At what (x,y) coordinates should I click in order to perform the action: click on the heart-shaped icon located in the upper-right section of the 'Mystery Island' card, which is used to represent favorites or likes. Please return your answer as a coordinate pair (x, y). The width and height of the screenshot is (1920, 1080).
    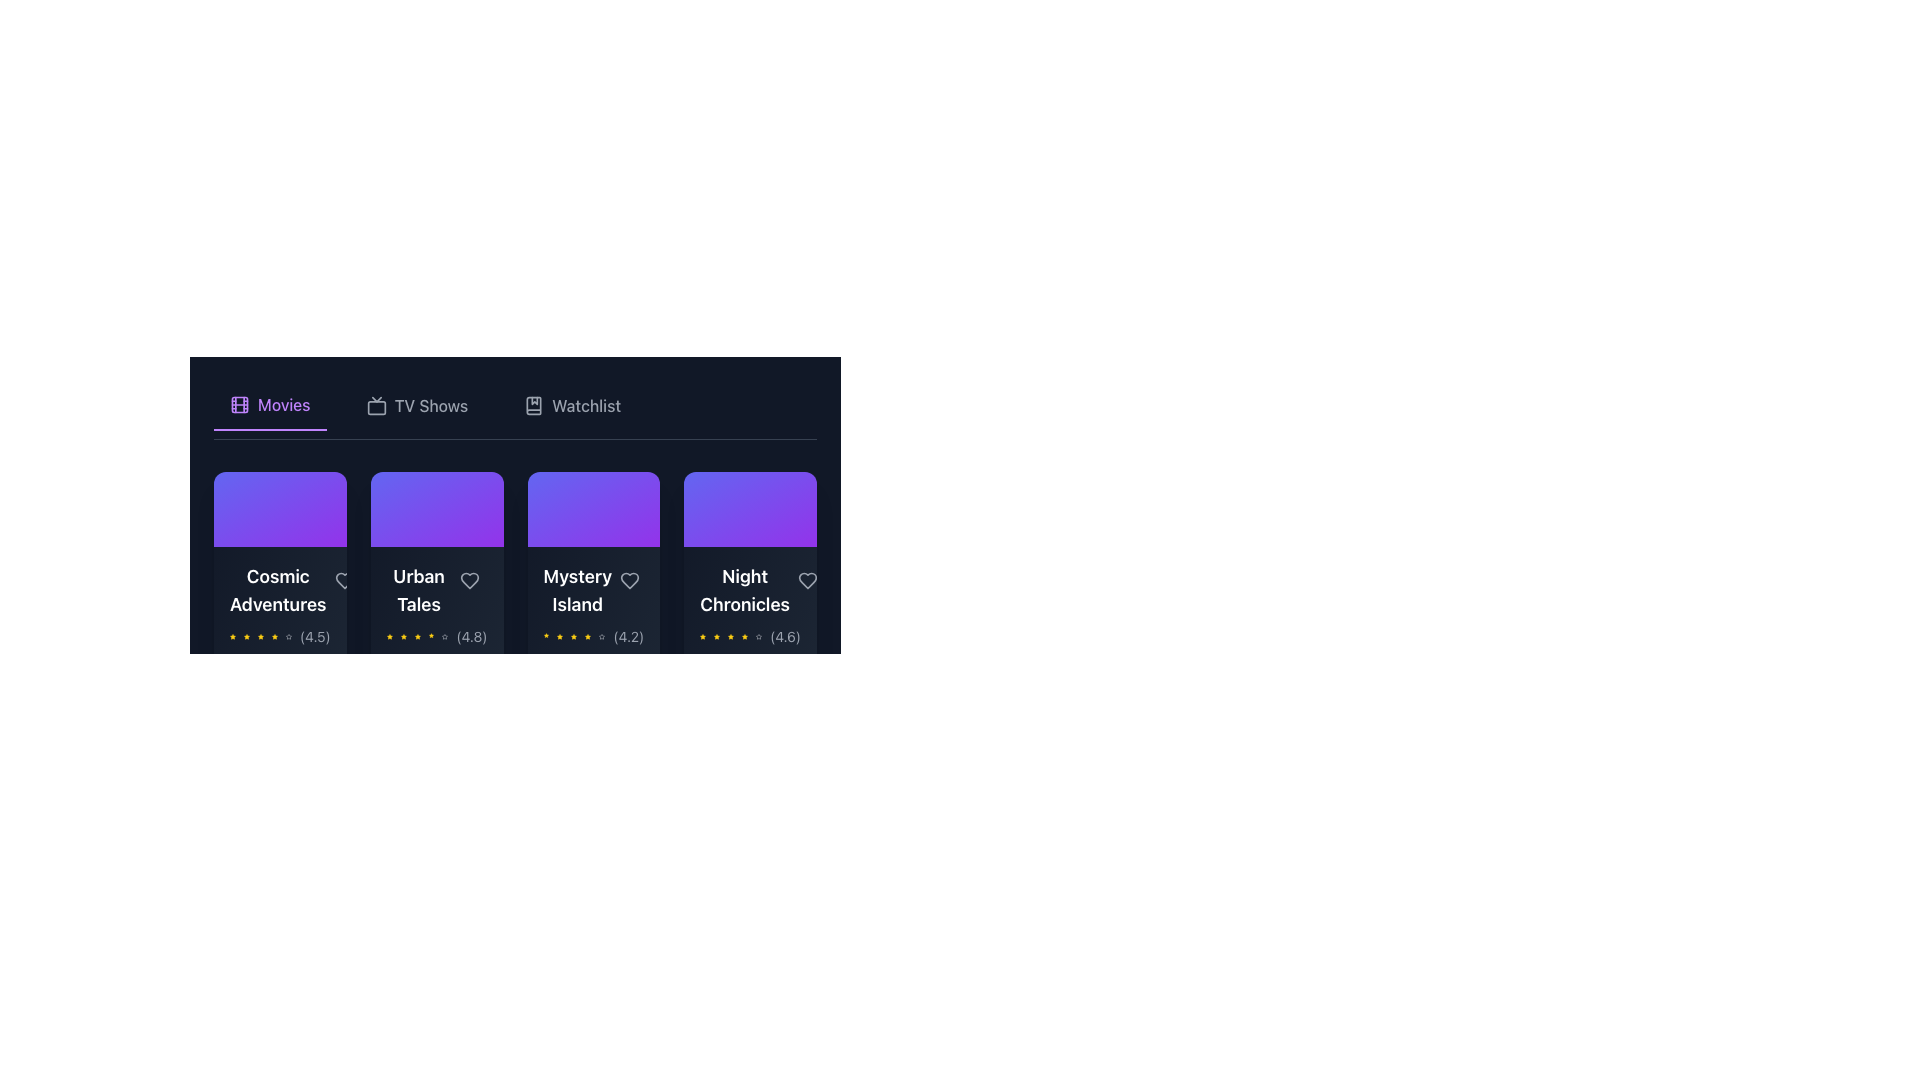
    Looking at the image, I should click on (629, 580).